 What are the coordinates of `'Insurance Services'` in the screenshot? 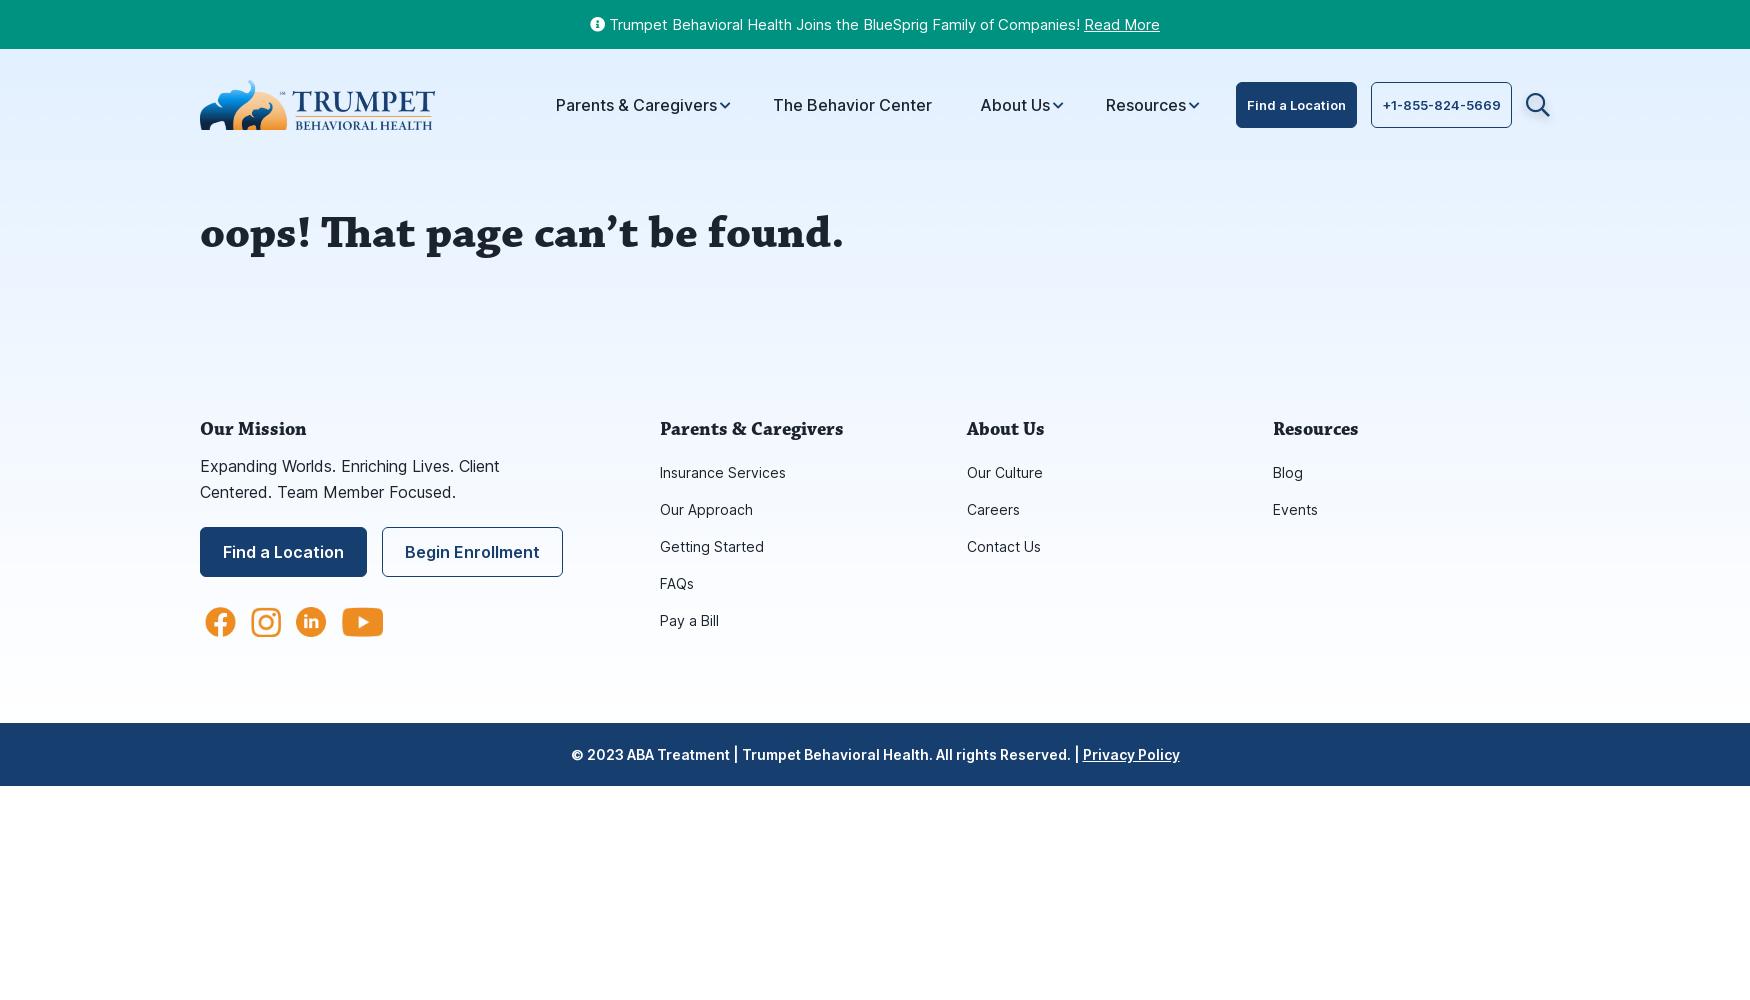 It's located at (722, 470).